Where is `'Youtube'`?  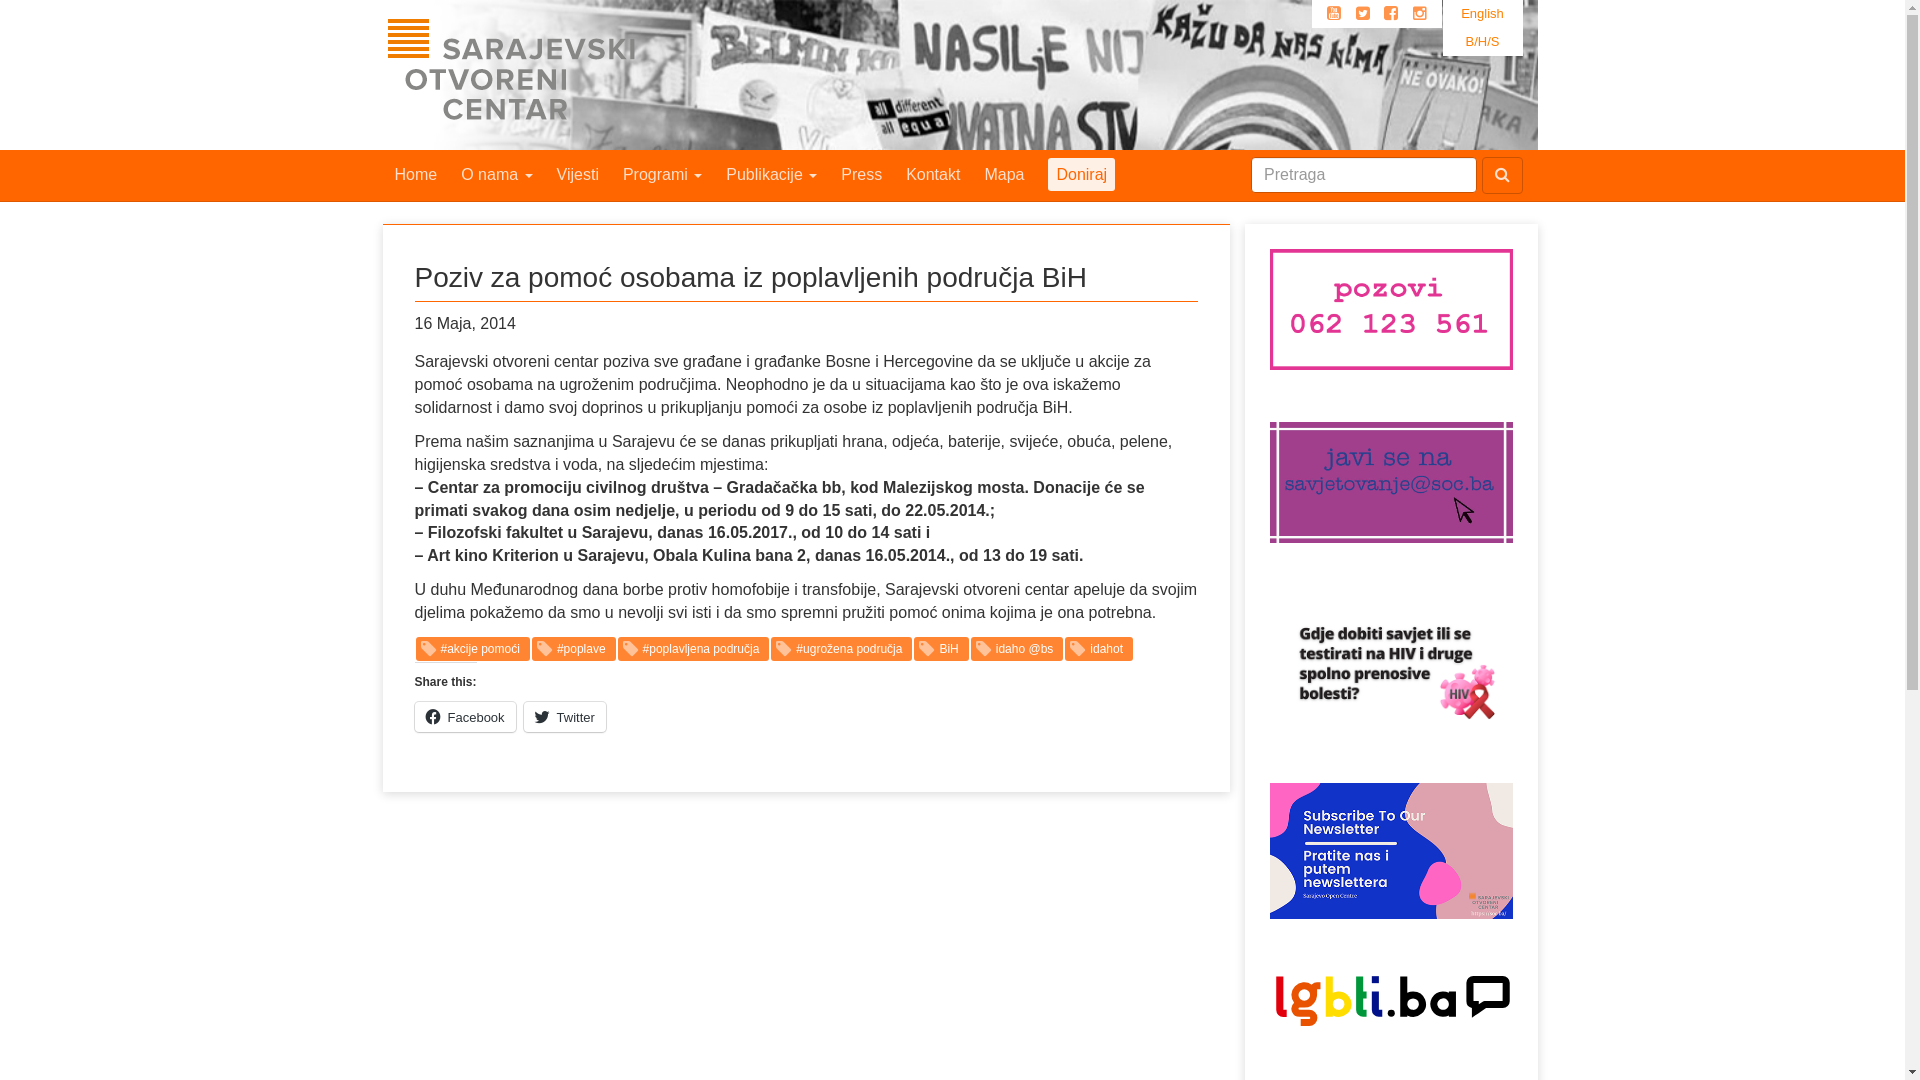
'Youtube' is located at coordinates (1334, 14).